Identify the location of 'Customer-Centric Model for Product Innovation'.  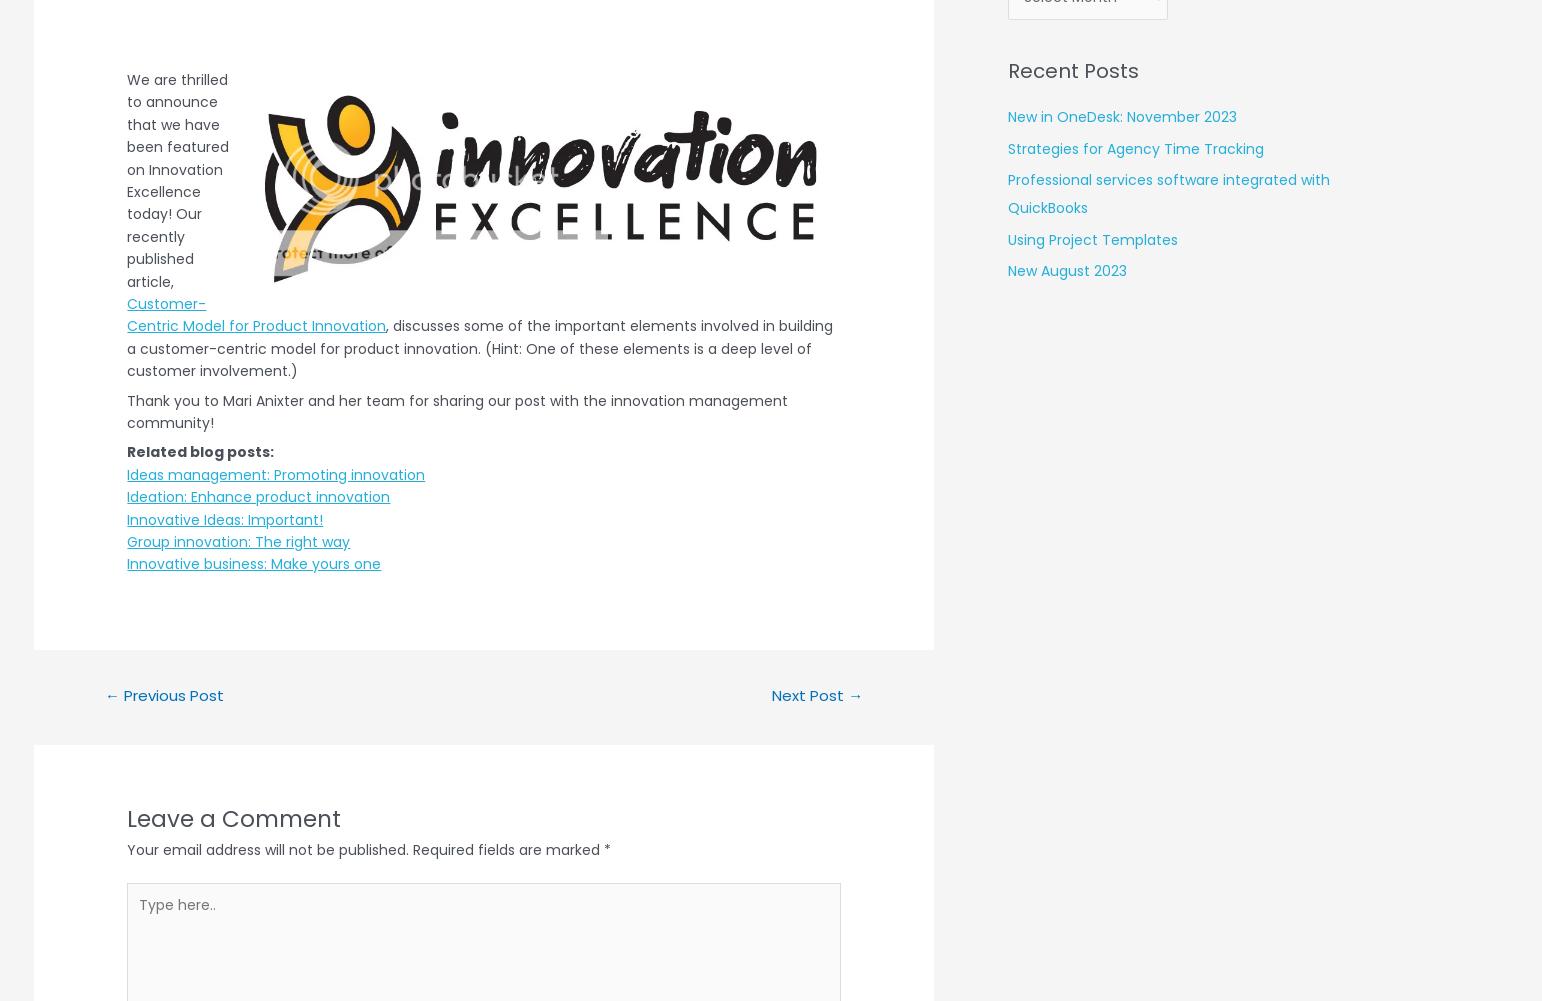
(255, 314).